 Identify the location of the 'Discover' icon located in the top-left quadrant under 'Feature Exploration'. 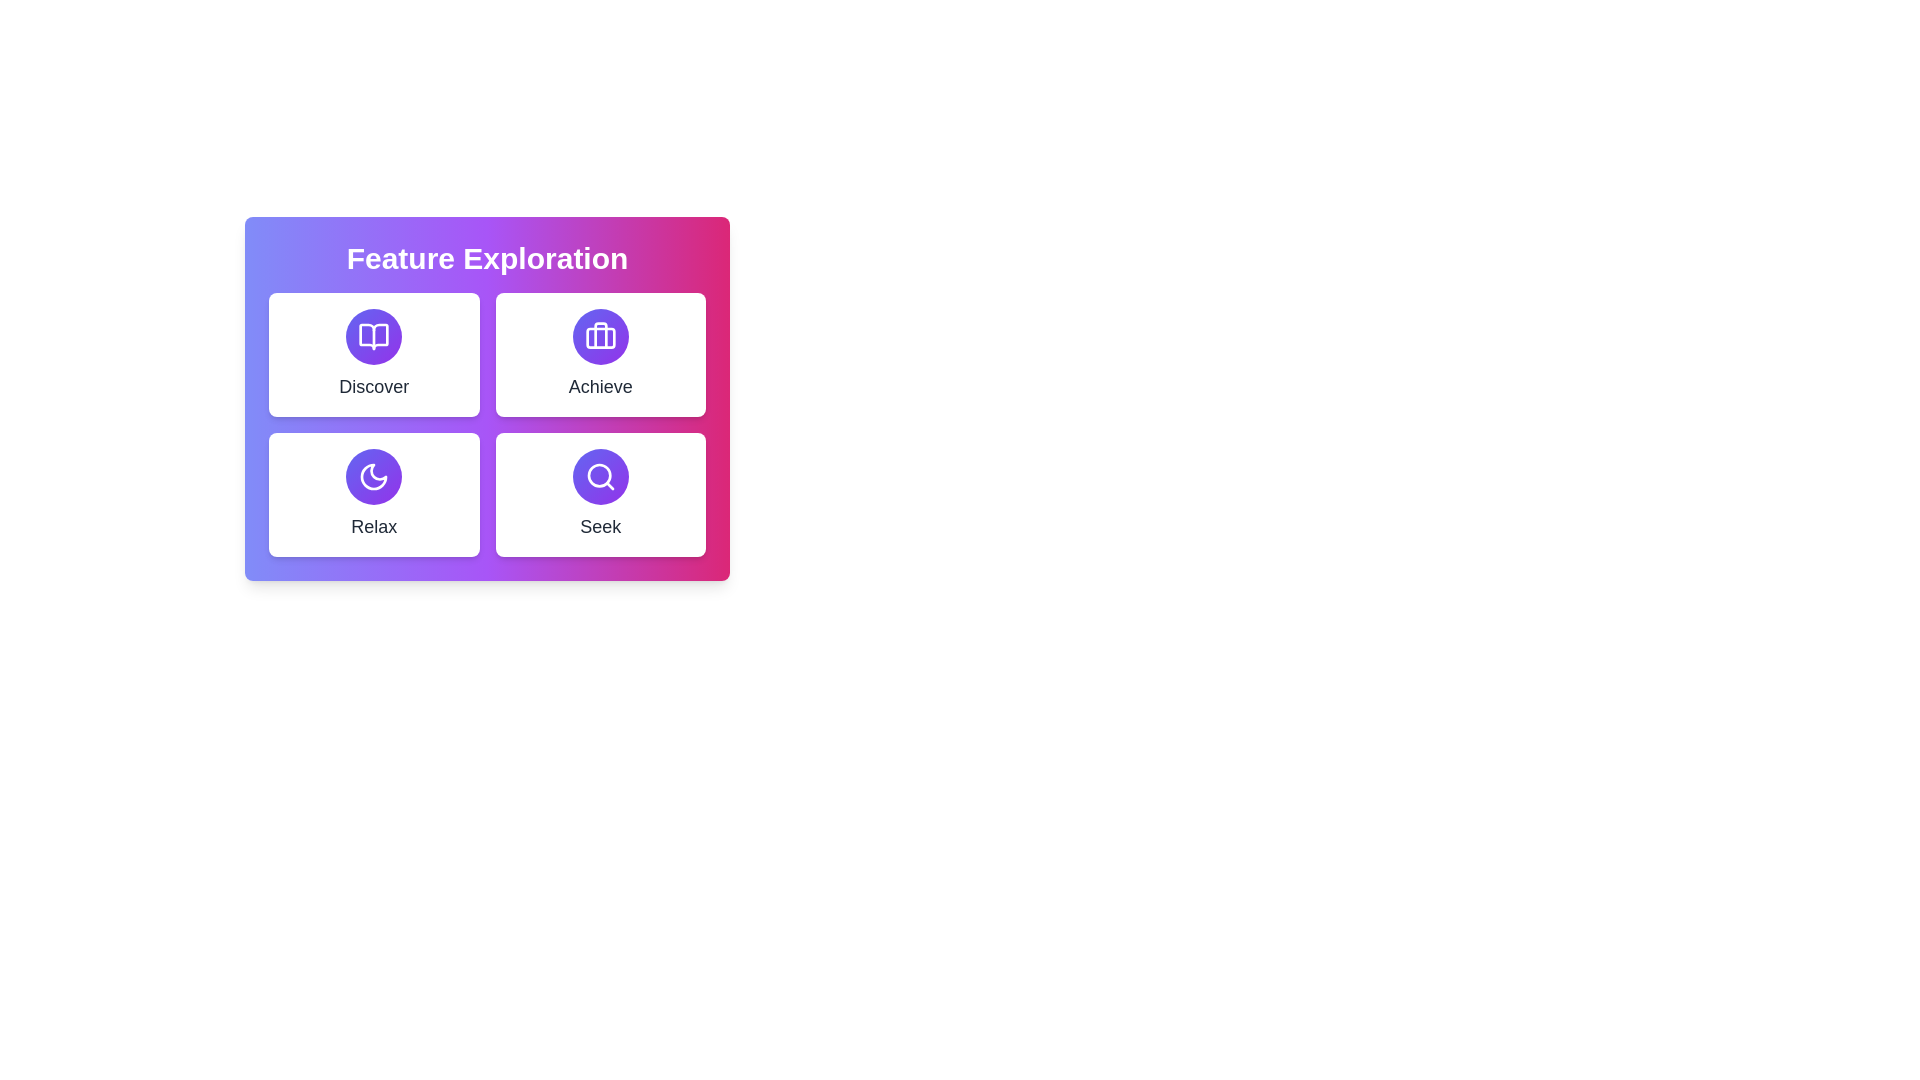
(374, 335).